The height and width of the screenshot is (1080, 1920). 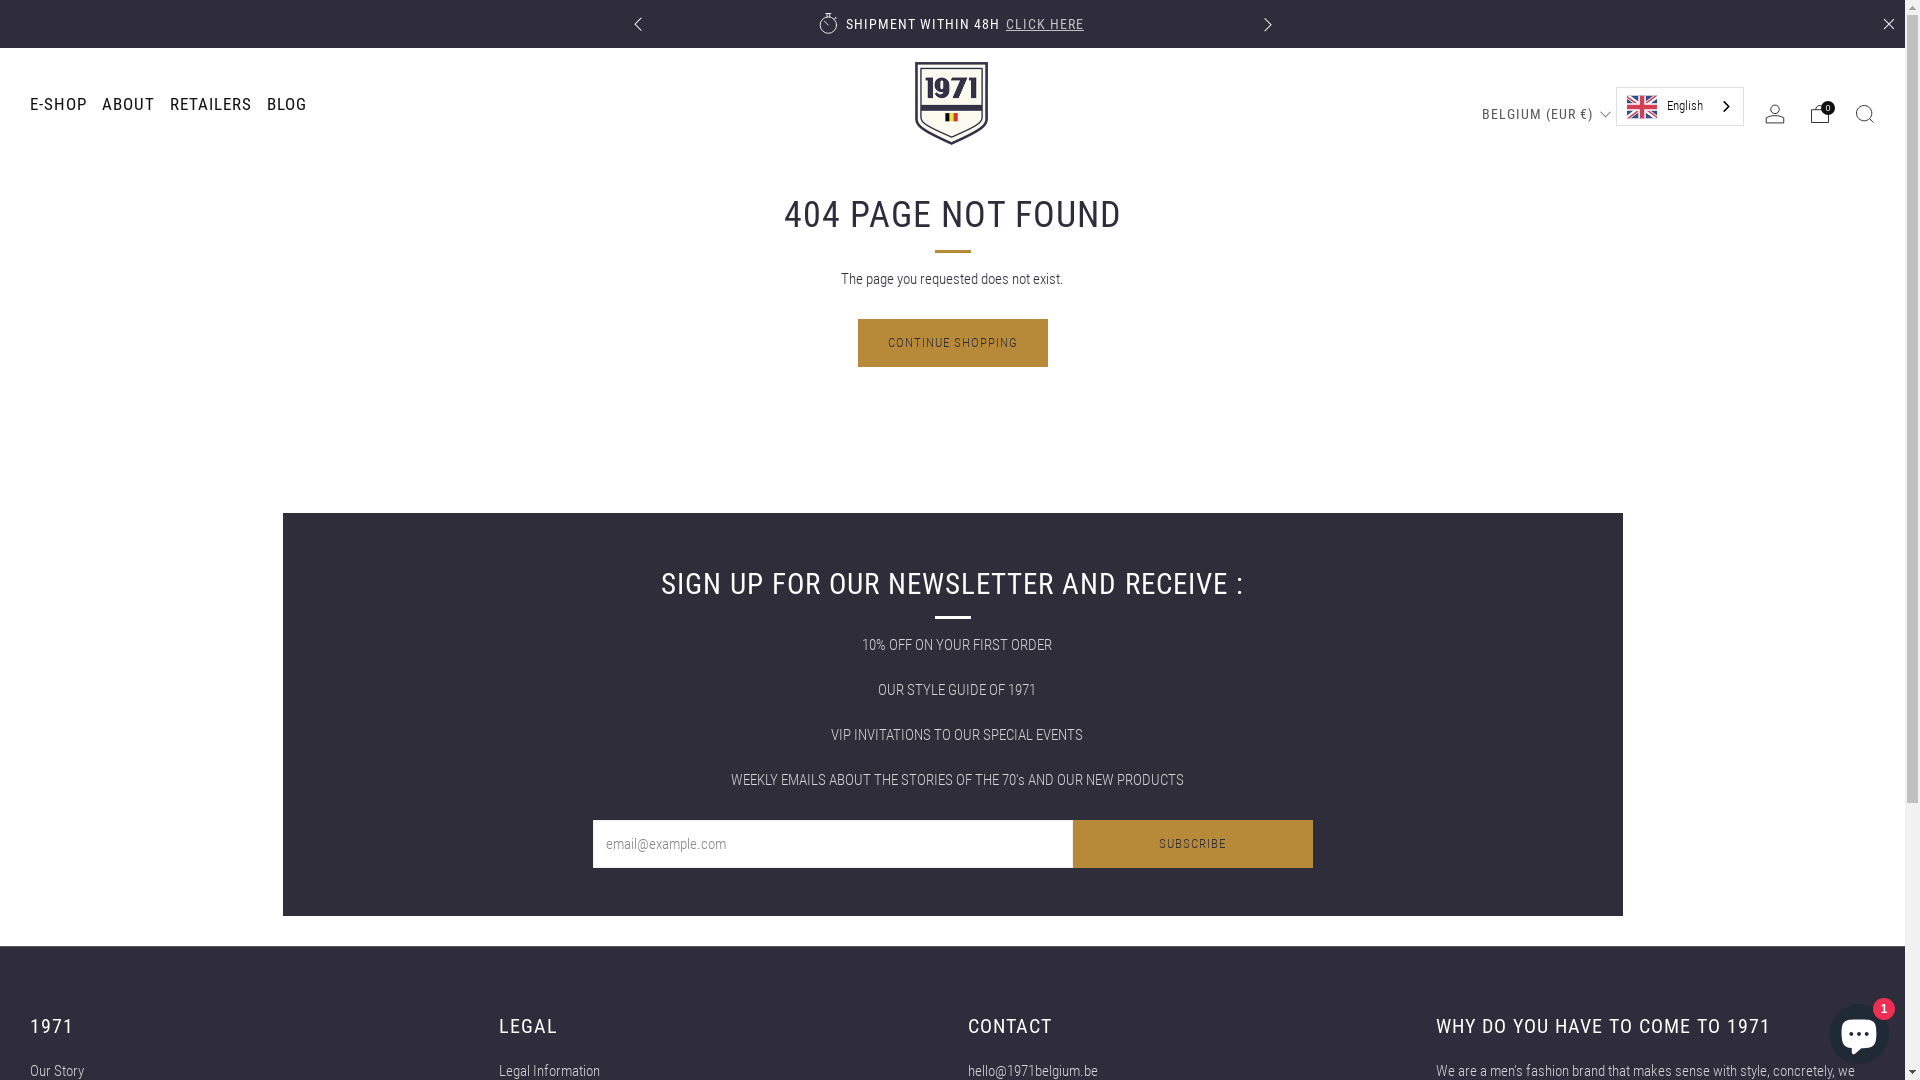 What do you see at coordinates (1044, 23) in the screenshot?
I see `'CLICK HERE'` at bounding box center [1044, 23].